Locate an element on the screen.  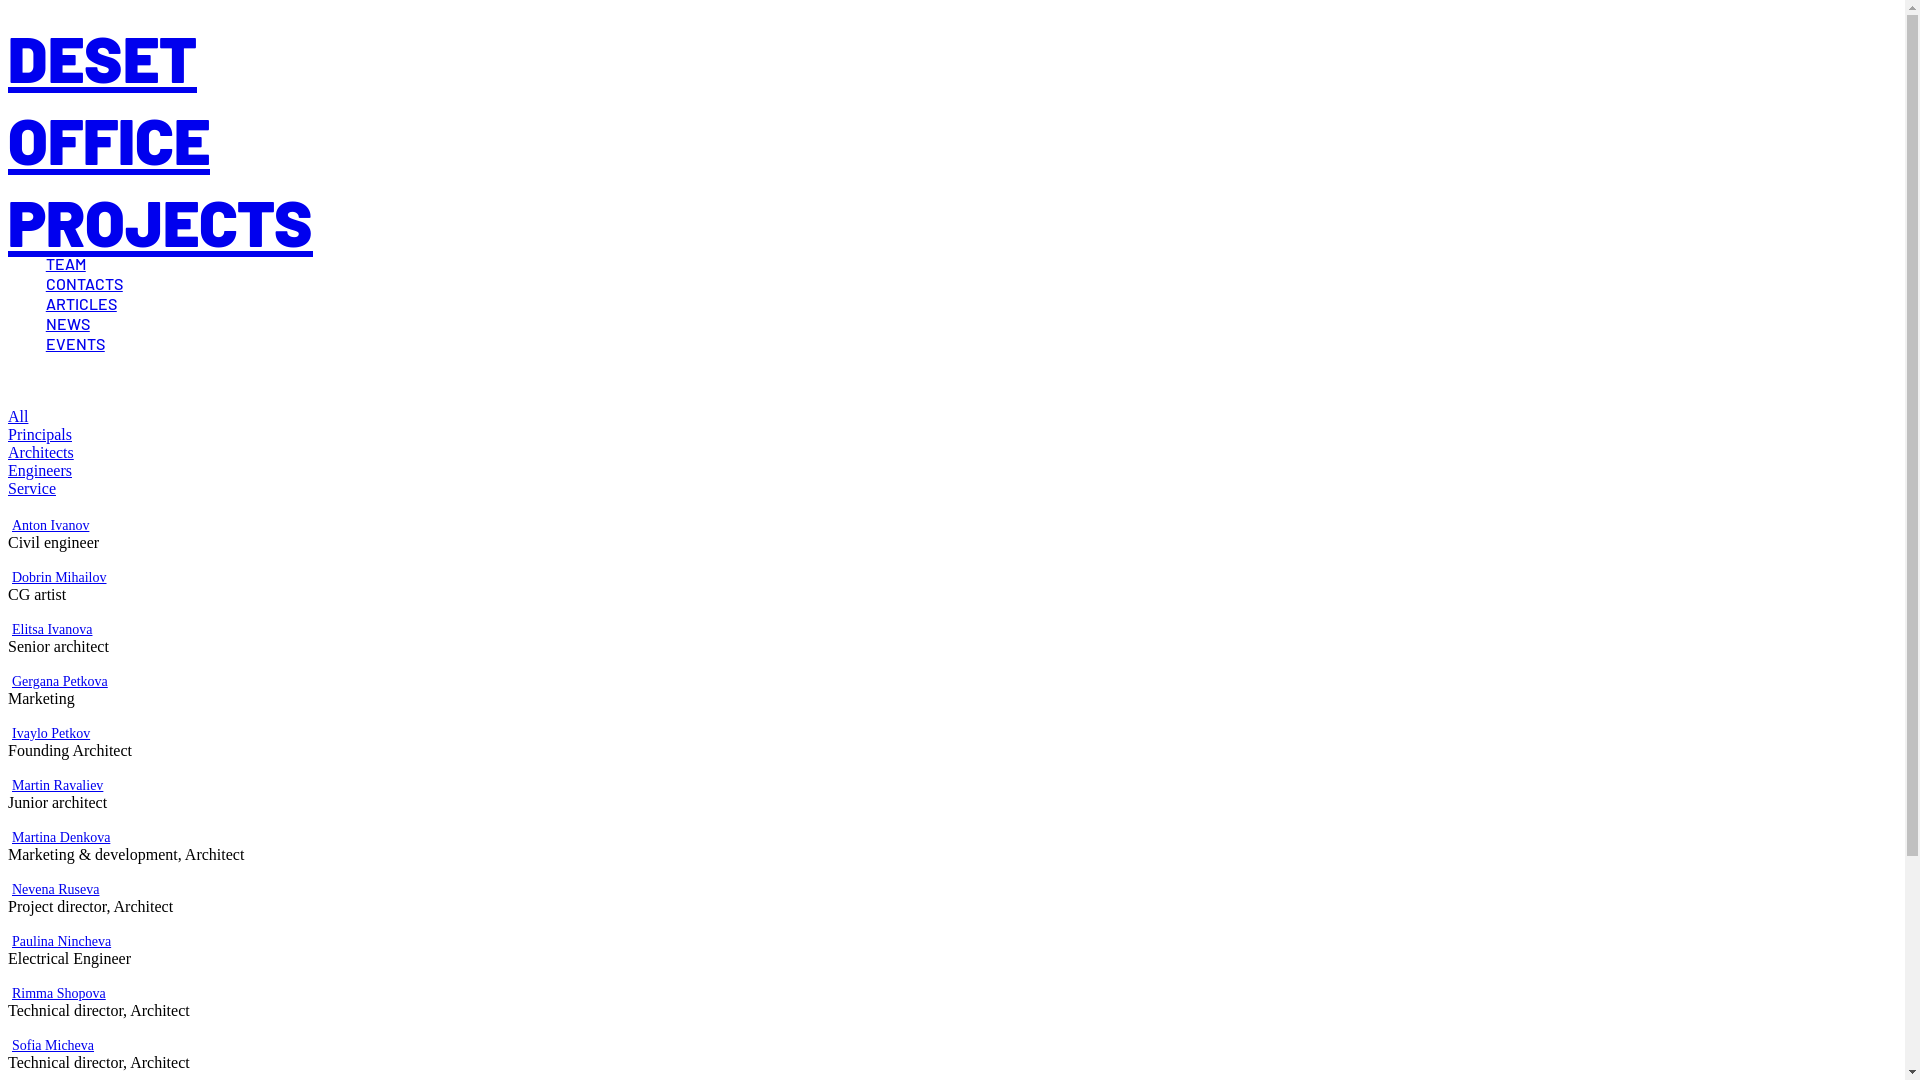
'Paulina Nincheva' is located at coordinates (12, 941).